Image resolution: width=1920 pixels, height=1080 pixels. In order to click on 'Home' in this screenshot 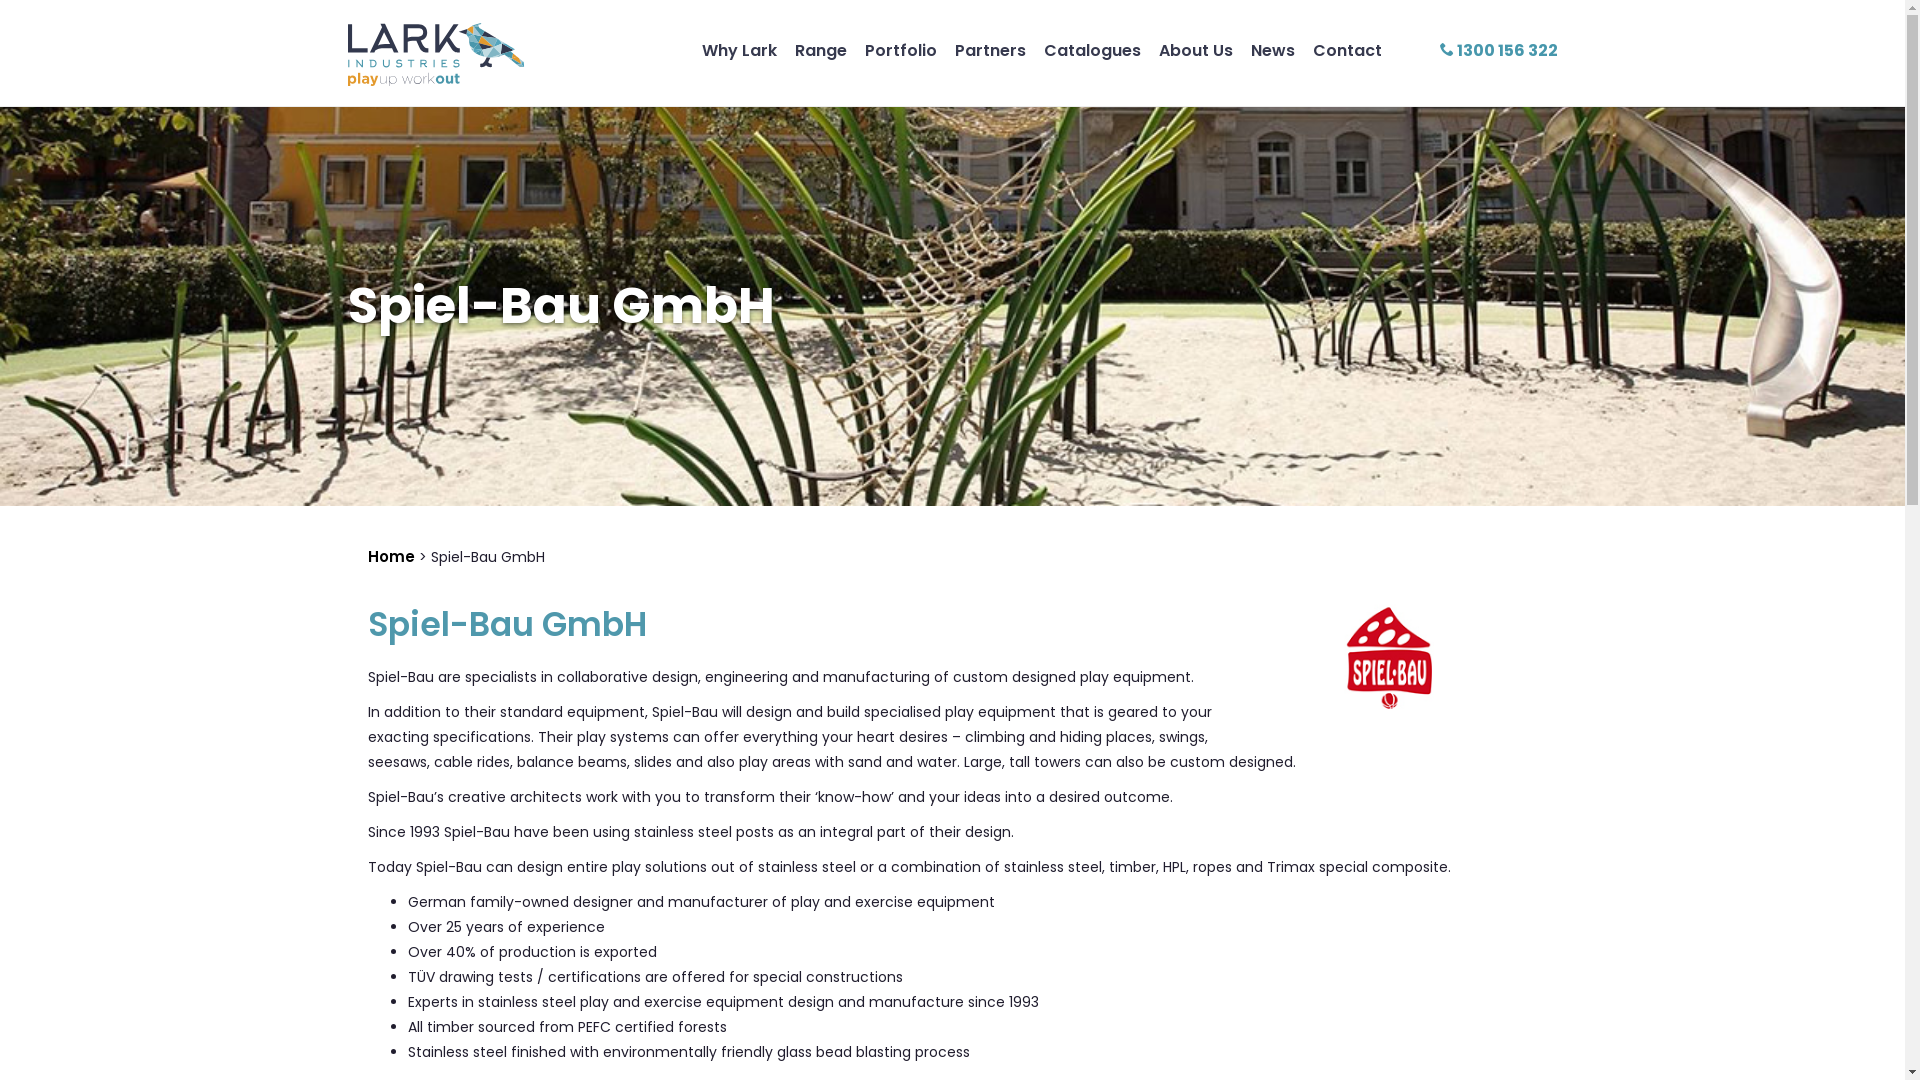, I will do `click(391, 556)`.